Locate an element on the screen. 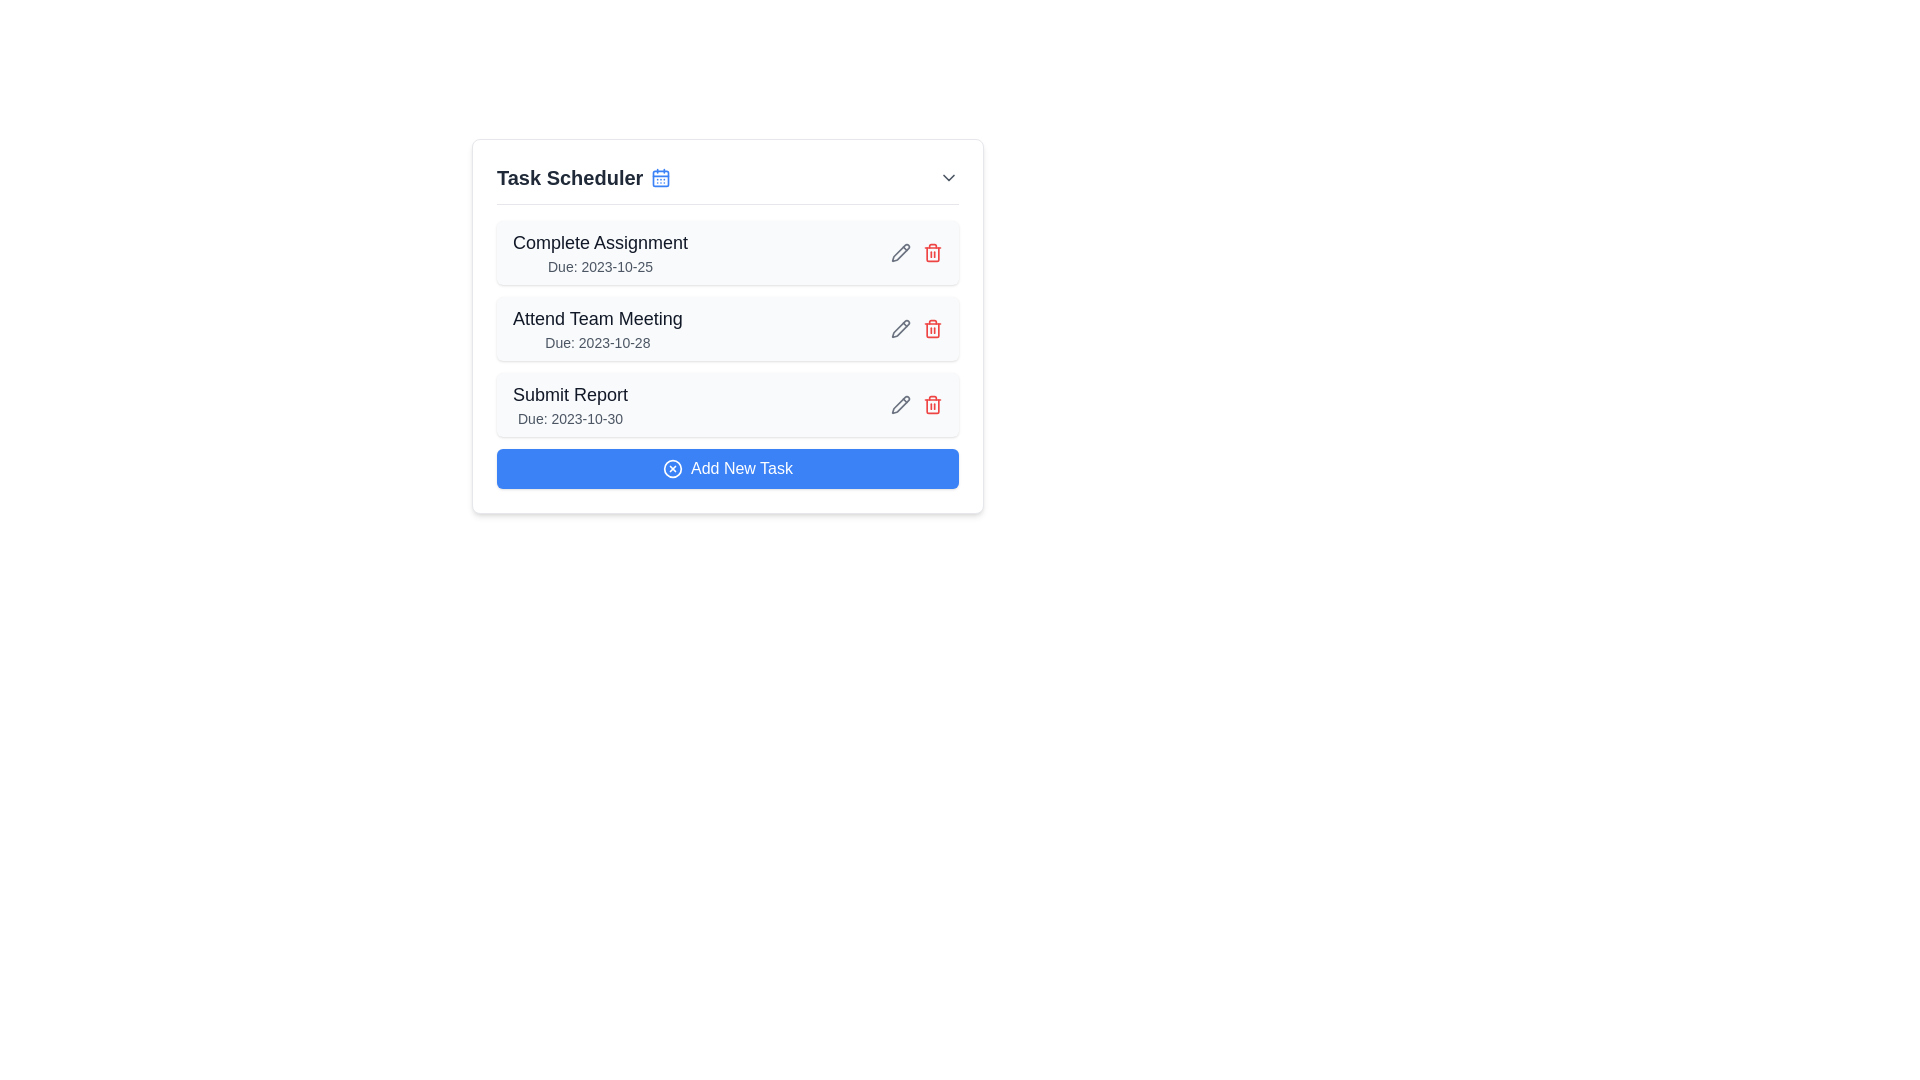 The height and width of the screenshot is (1080, 1920). the text label for 'Submit Report' is located at coordinates (569, 394).